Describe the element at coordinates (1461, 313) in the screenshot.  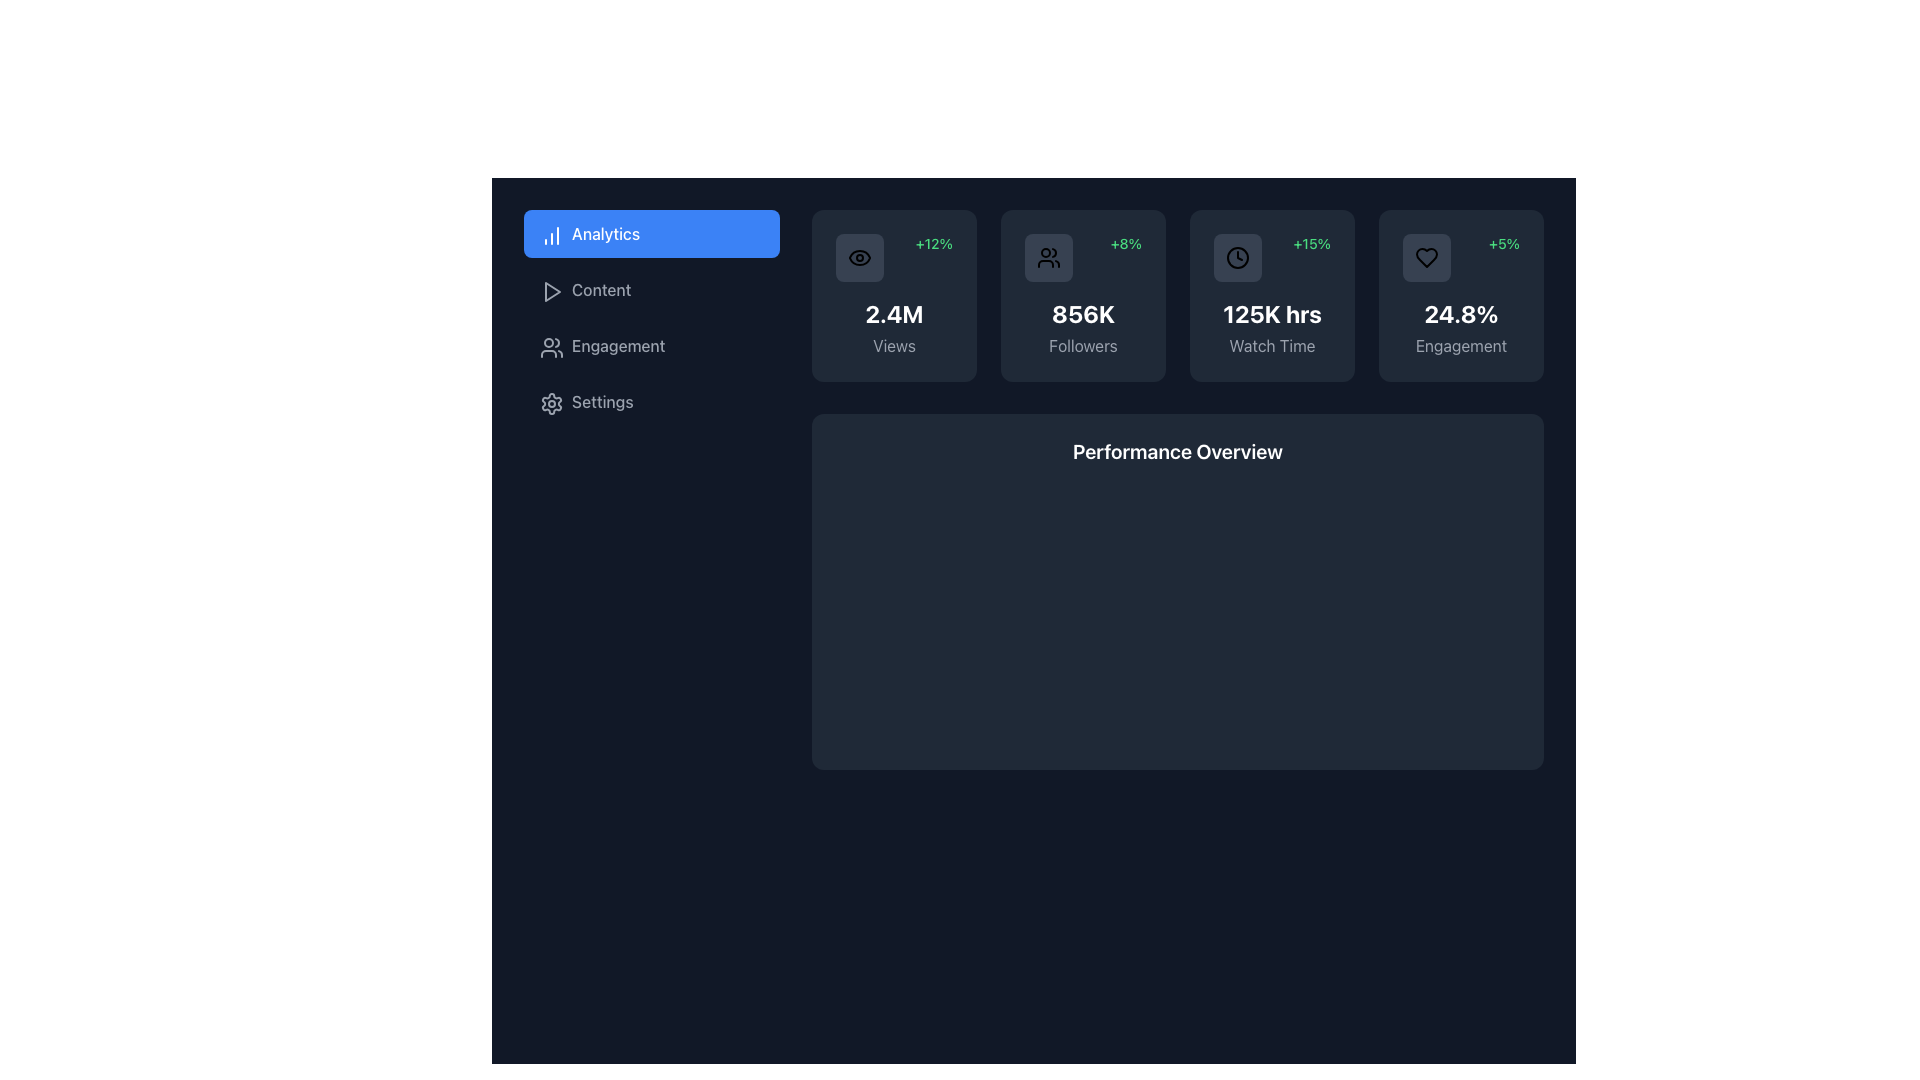
I see `text content of the Text display component that shows the percentage value '24.8%', located in the fourth card at the upper-right part of the interface, below the green '+5%' text and above the gray 'Engagement' text` at that location.